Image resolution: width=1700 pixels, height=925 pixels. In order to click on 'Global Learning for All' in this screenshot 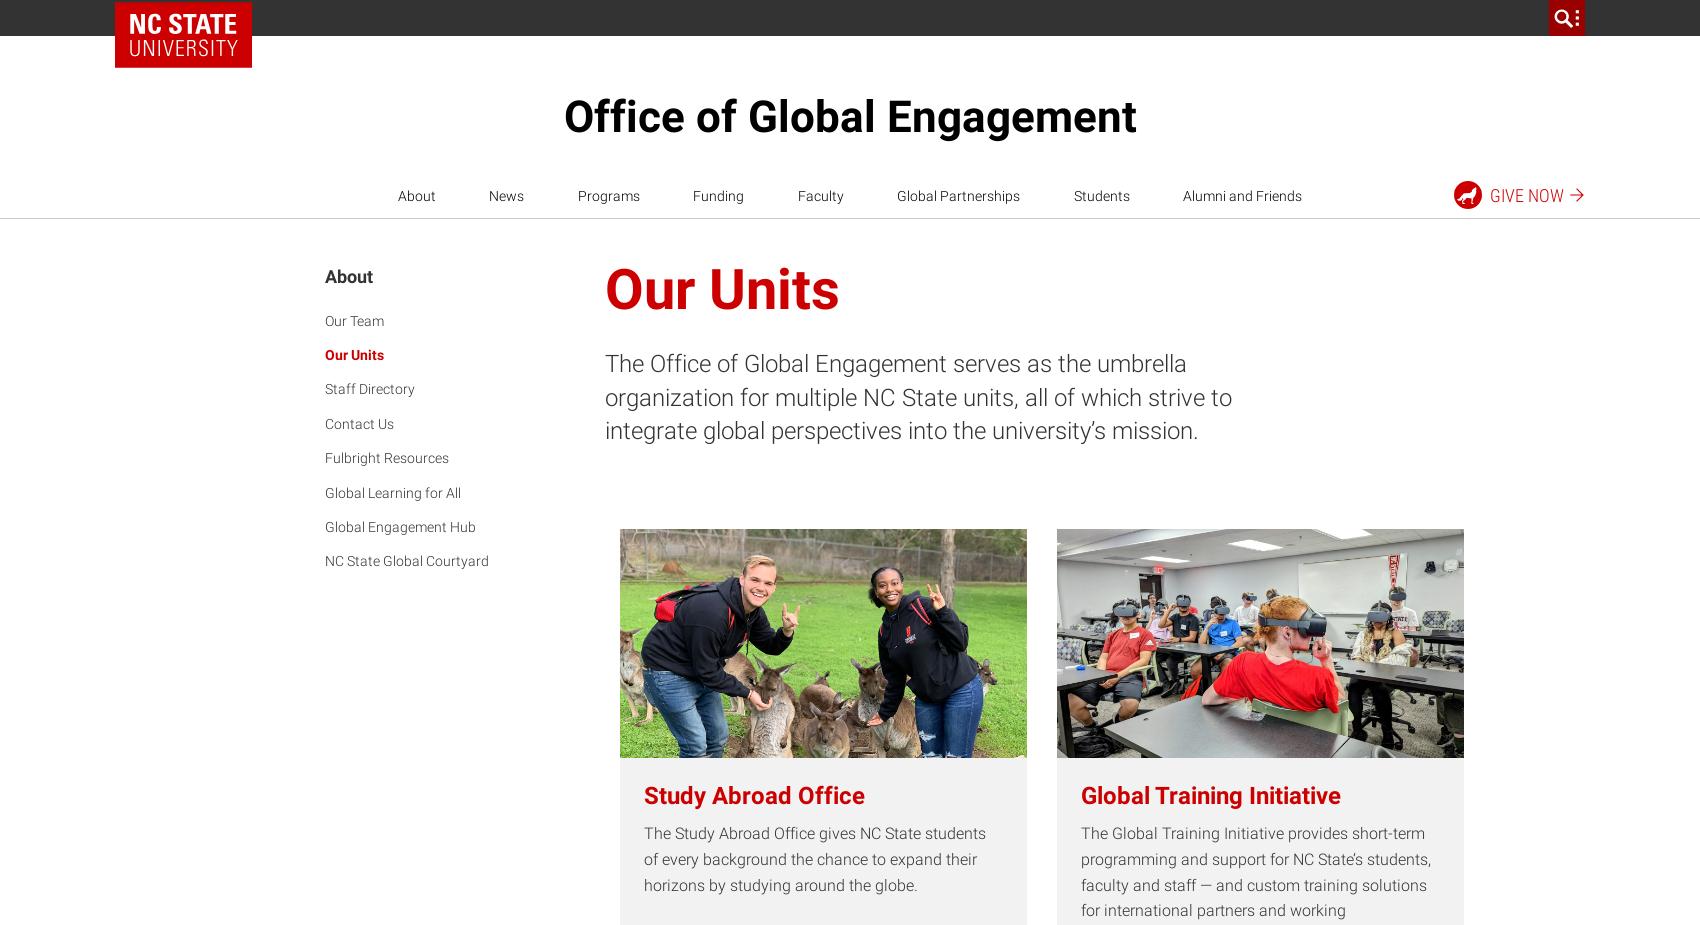, I will do `click(324, 492)`.